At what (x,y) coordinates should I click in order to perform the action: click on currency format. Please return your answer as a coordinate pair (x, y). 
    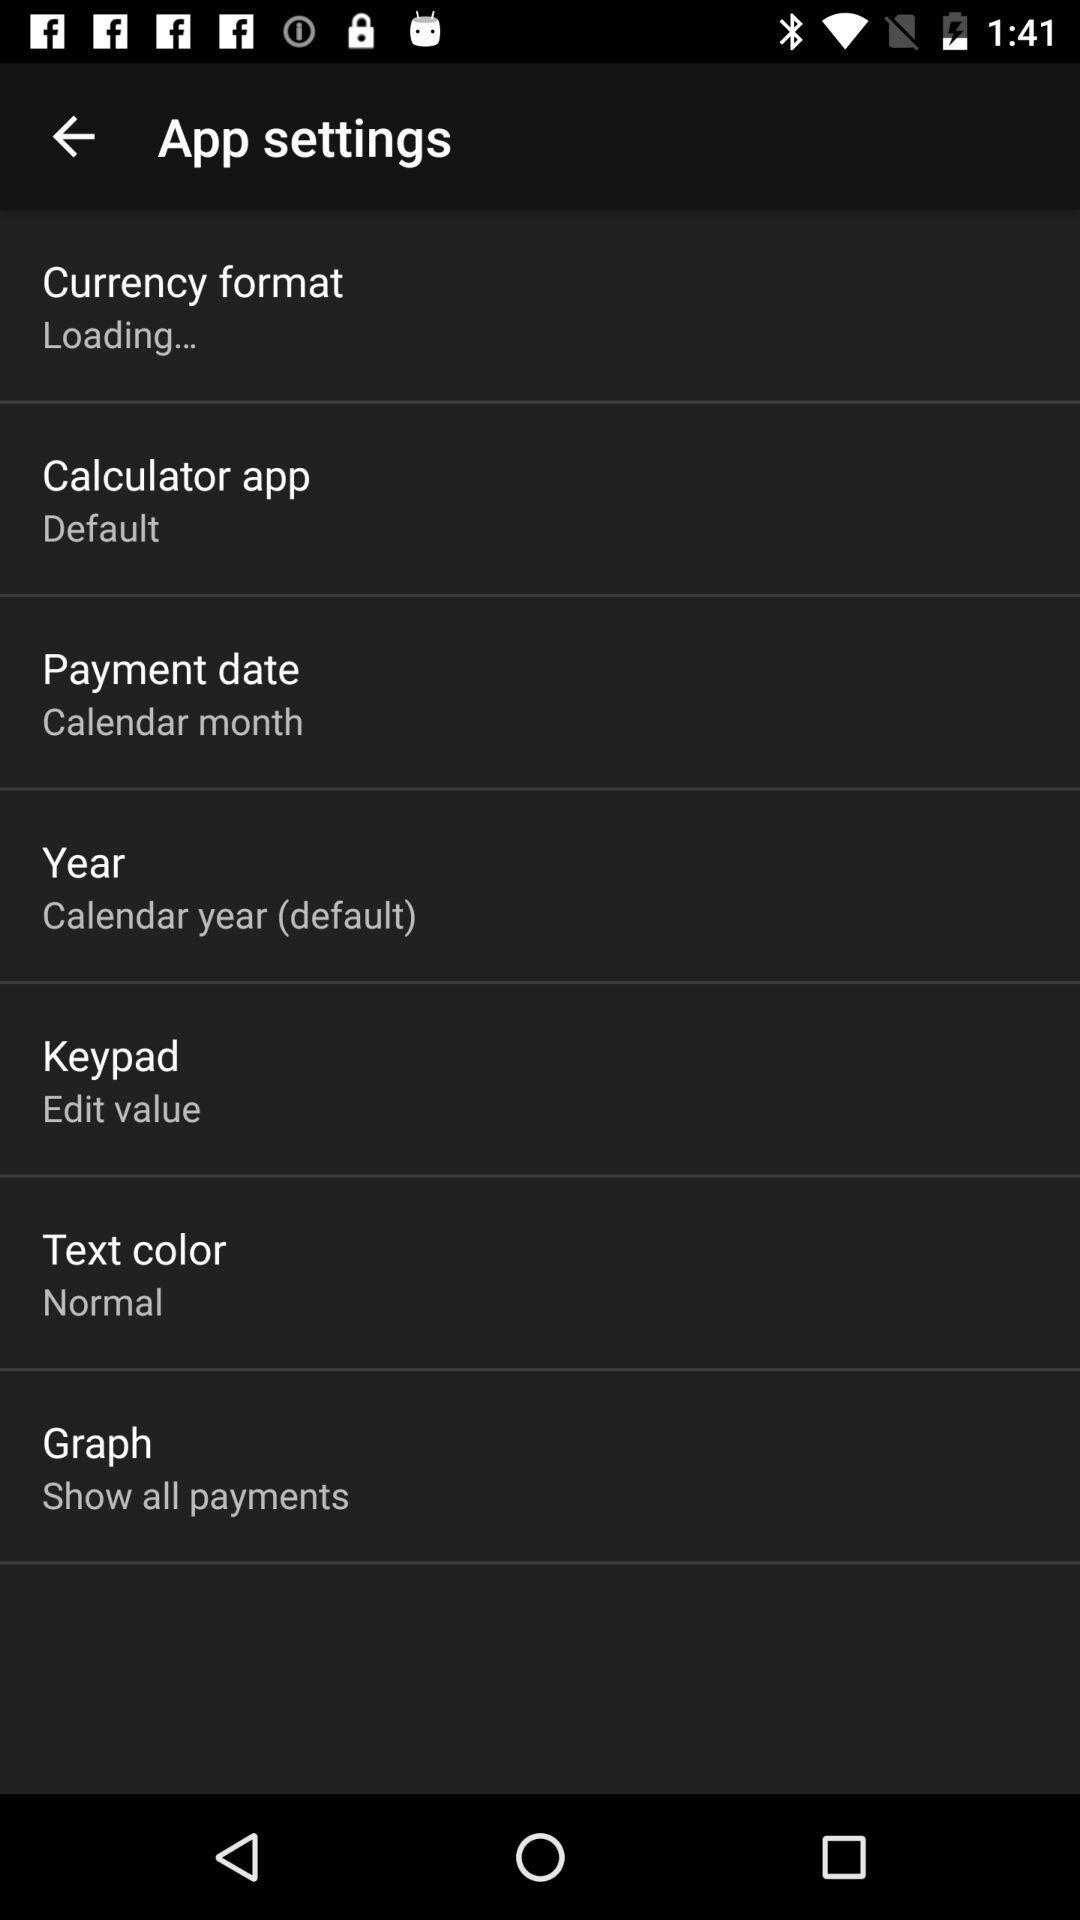
    Looking at the image, I should click on (192, 279).